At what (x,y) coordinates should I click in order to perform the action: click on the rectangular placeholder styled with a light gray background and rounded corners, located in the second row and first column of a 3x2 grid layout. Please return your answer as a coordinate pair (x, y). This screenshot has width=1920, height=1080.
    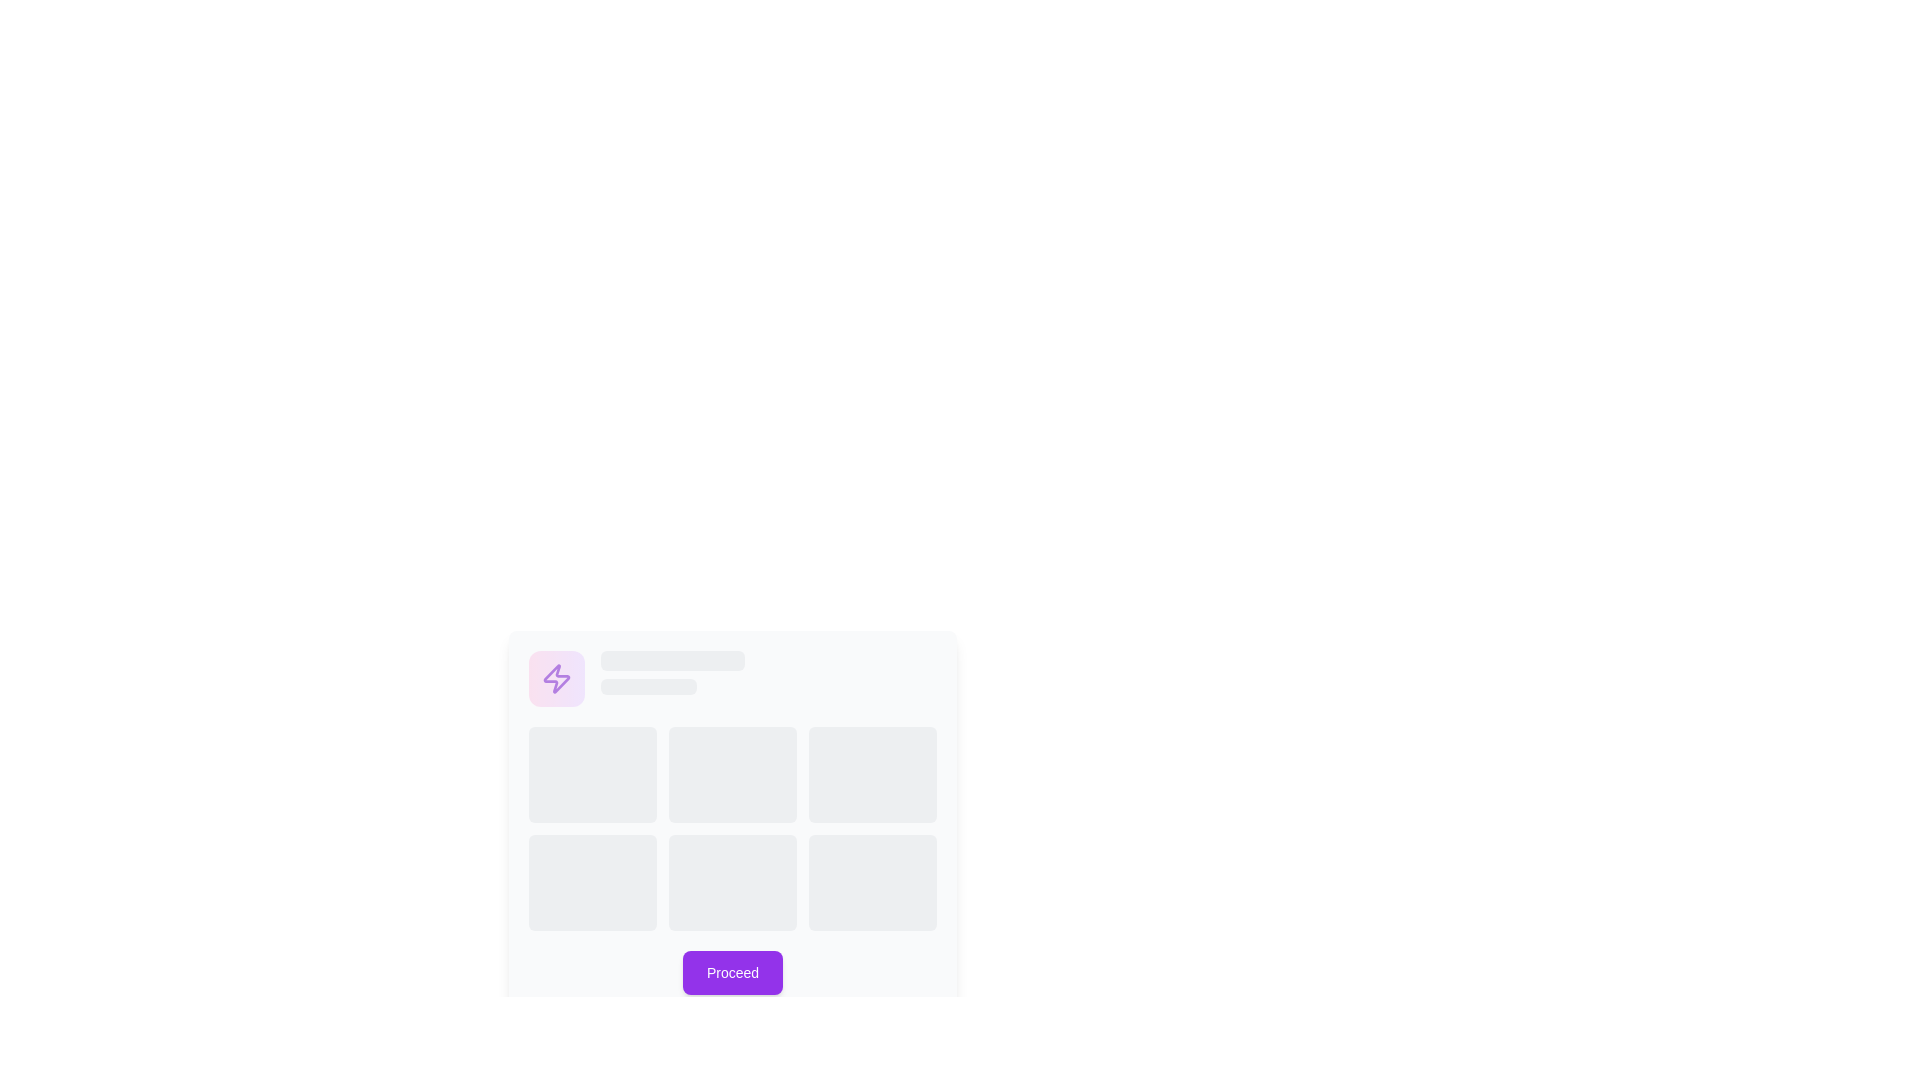
    Looking at the image, I should click on (592, 882).